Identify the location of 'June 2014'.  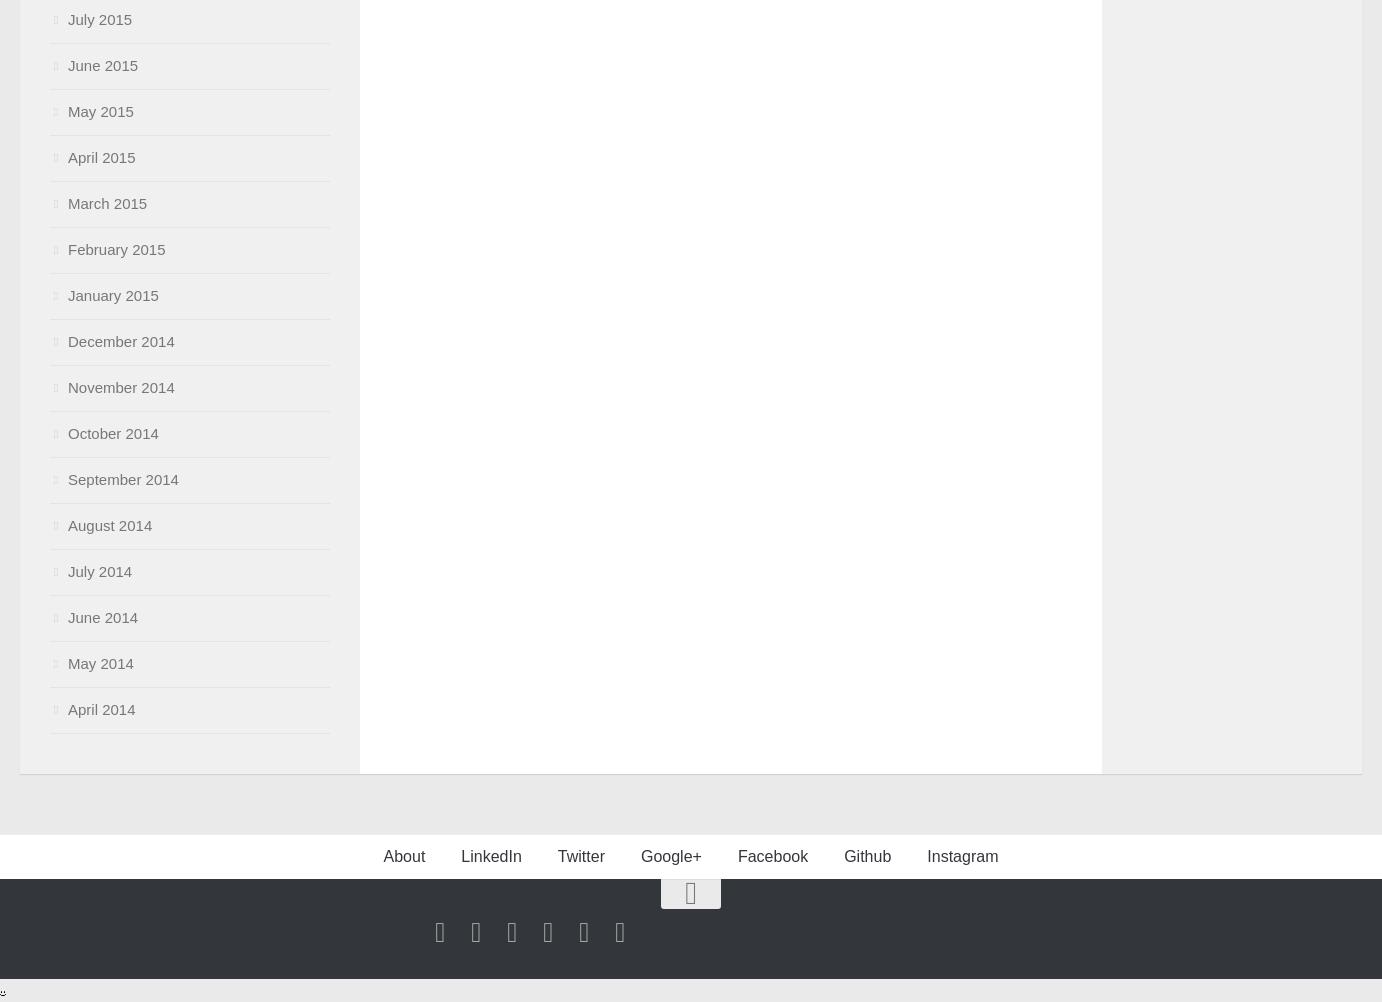
(102, 616).